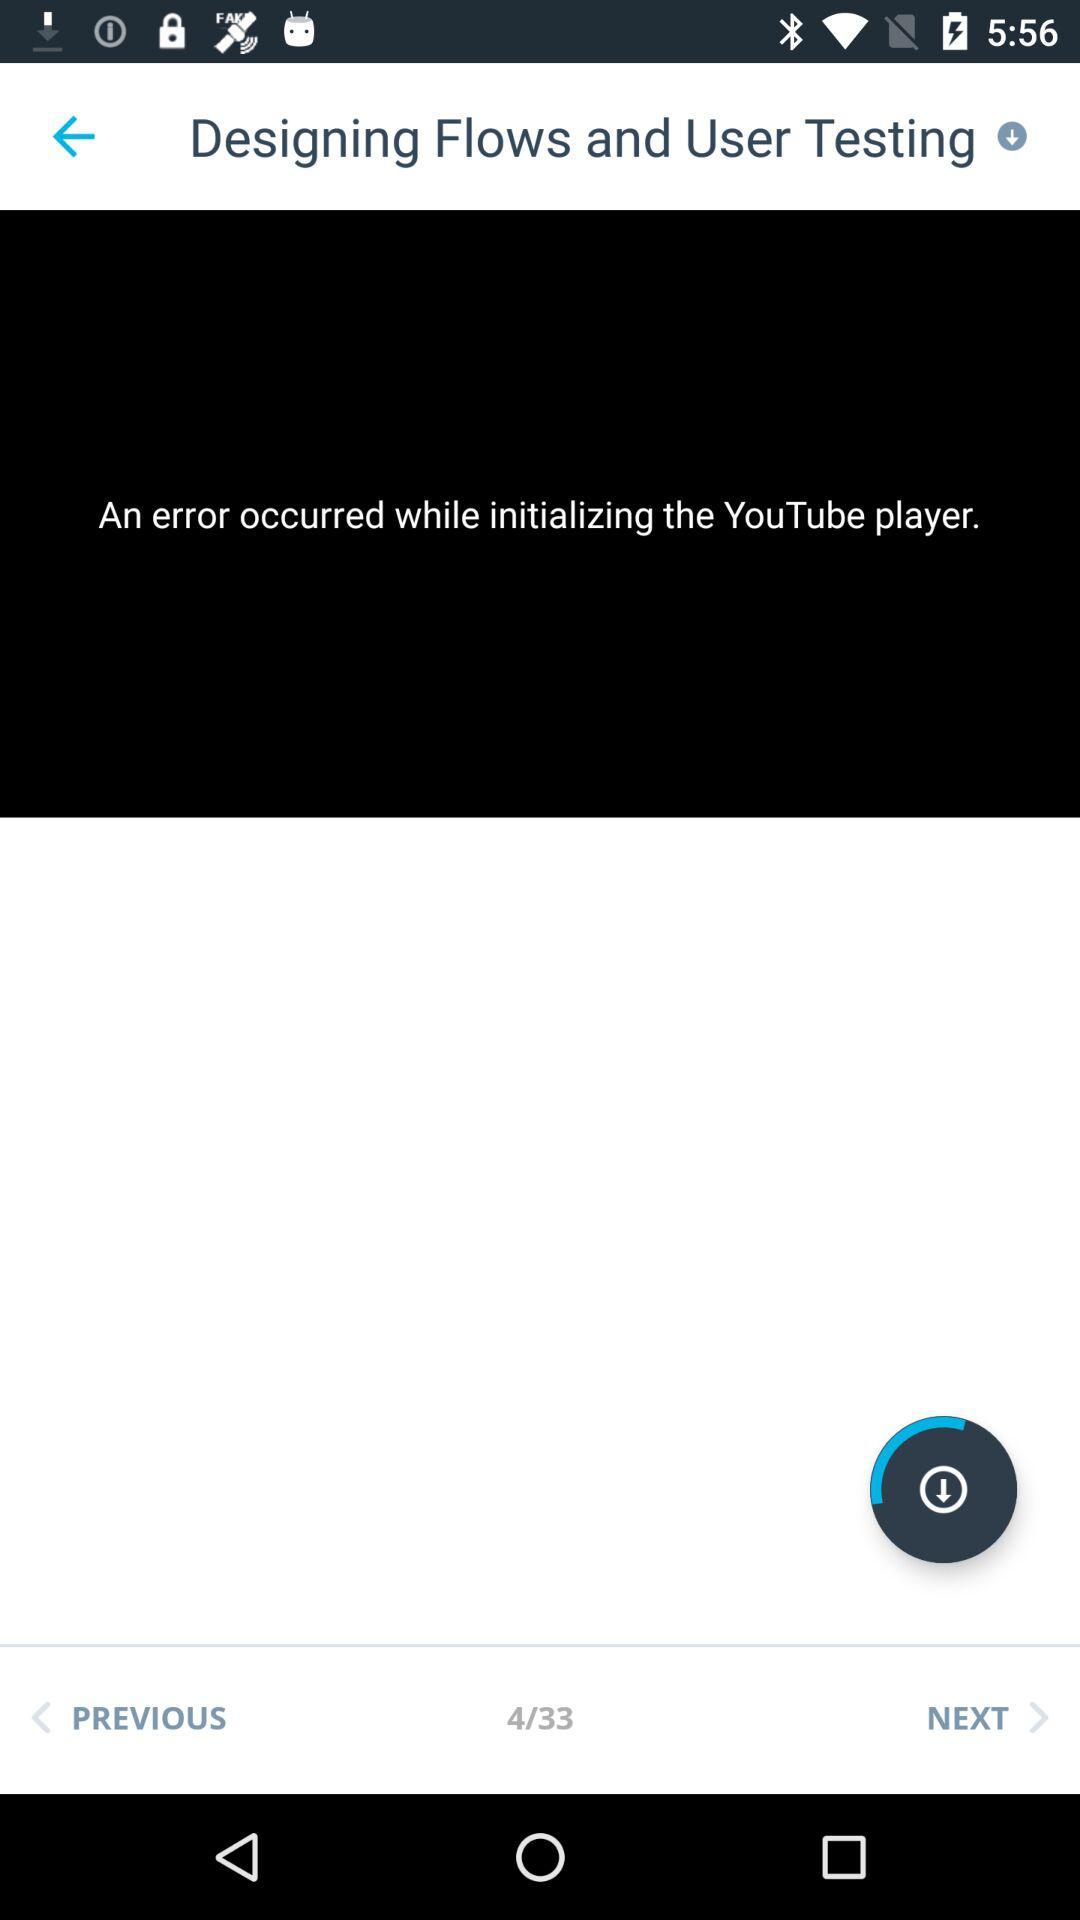 This screenshot has width=1080, height=1920. Describe the element at coordinates (72, 135) in the screenshot. I see `the icon at the top left corner` at that location.